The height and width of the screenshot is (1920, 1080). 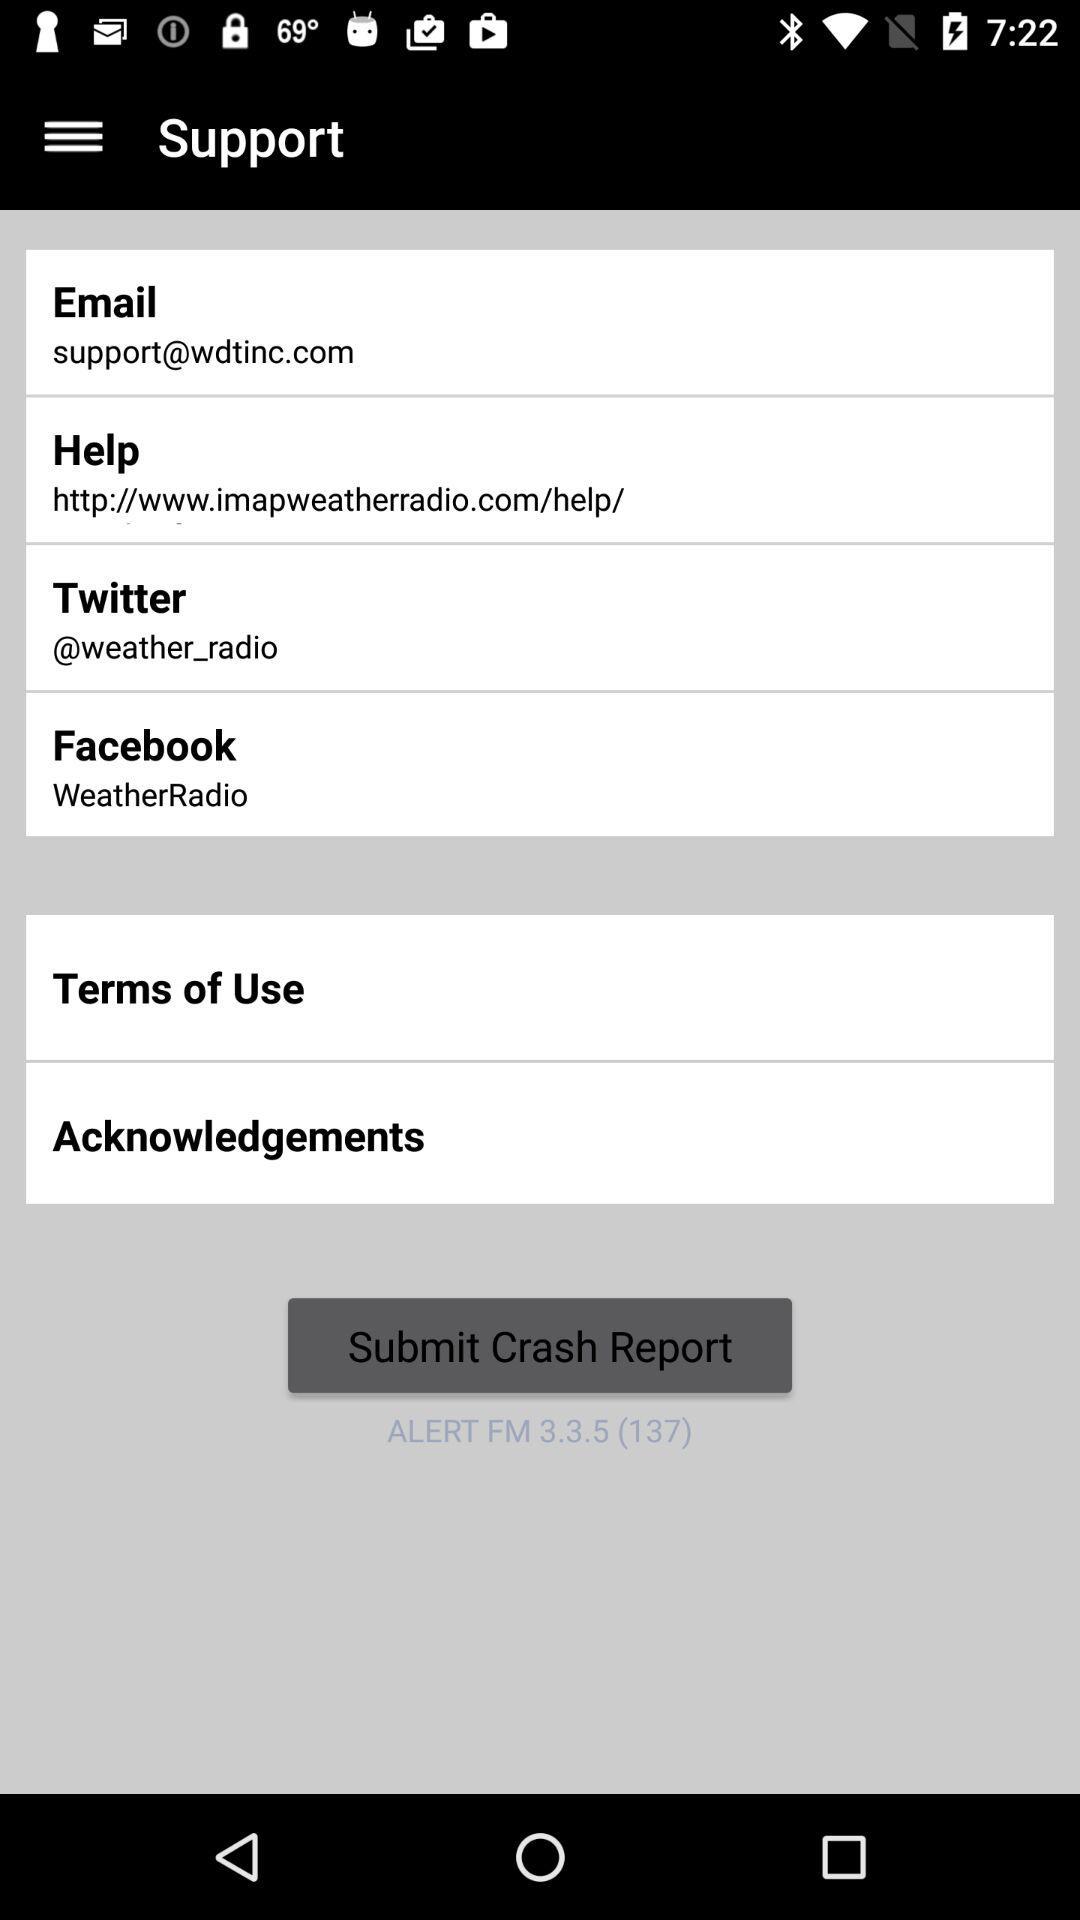 What do you see at coordinates (358, 743) in the screenshot?
I see `icon above weatherradio` at bounding box center [358, 743].